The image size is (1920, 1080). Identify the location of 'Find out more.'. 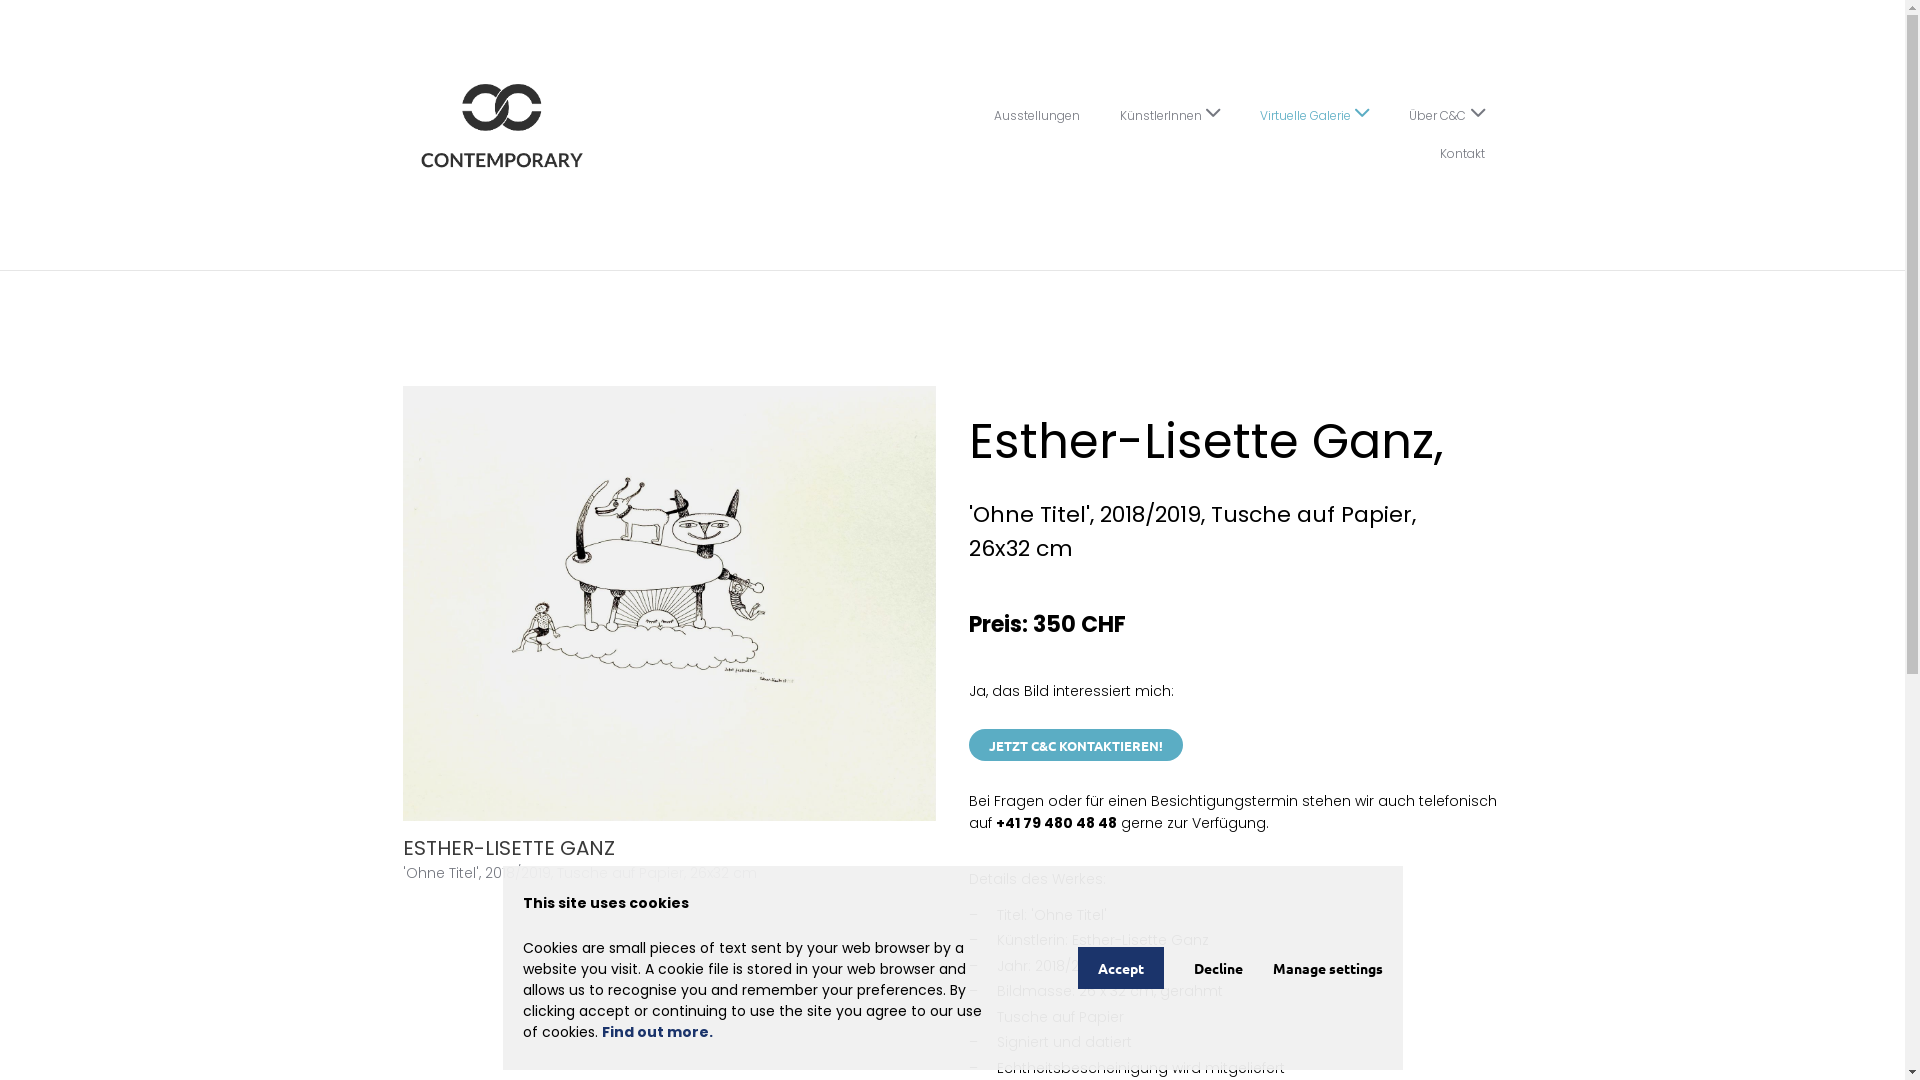
(657, 1032).